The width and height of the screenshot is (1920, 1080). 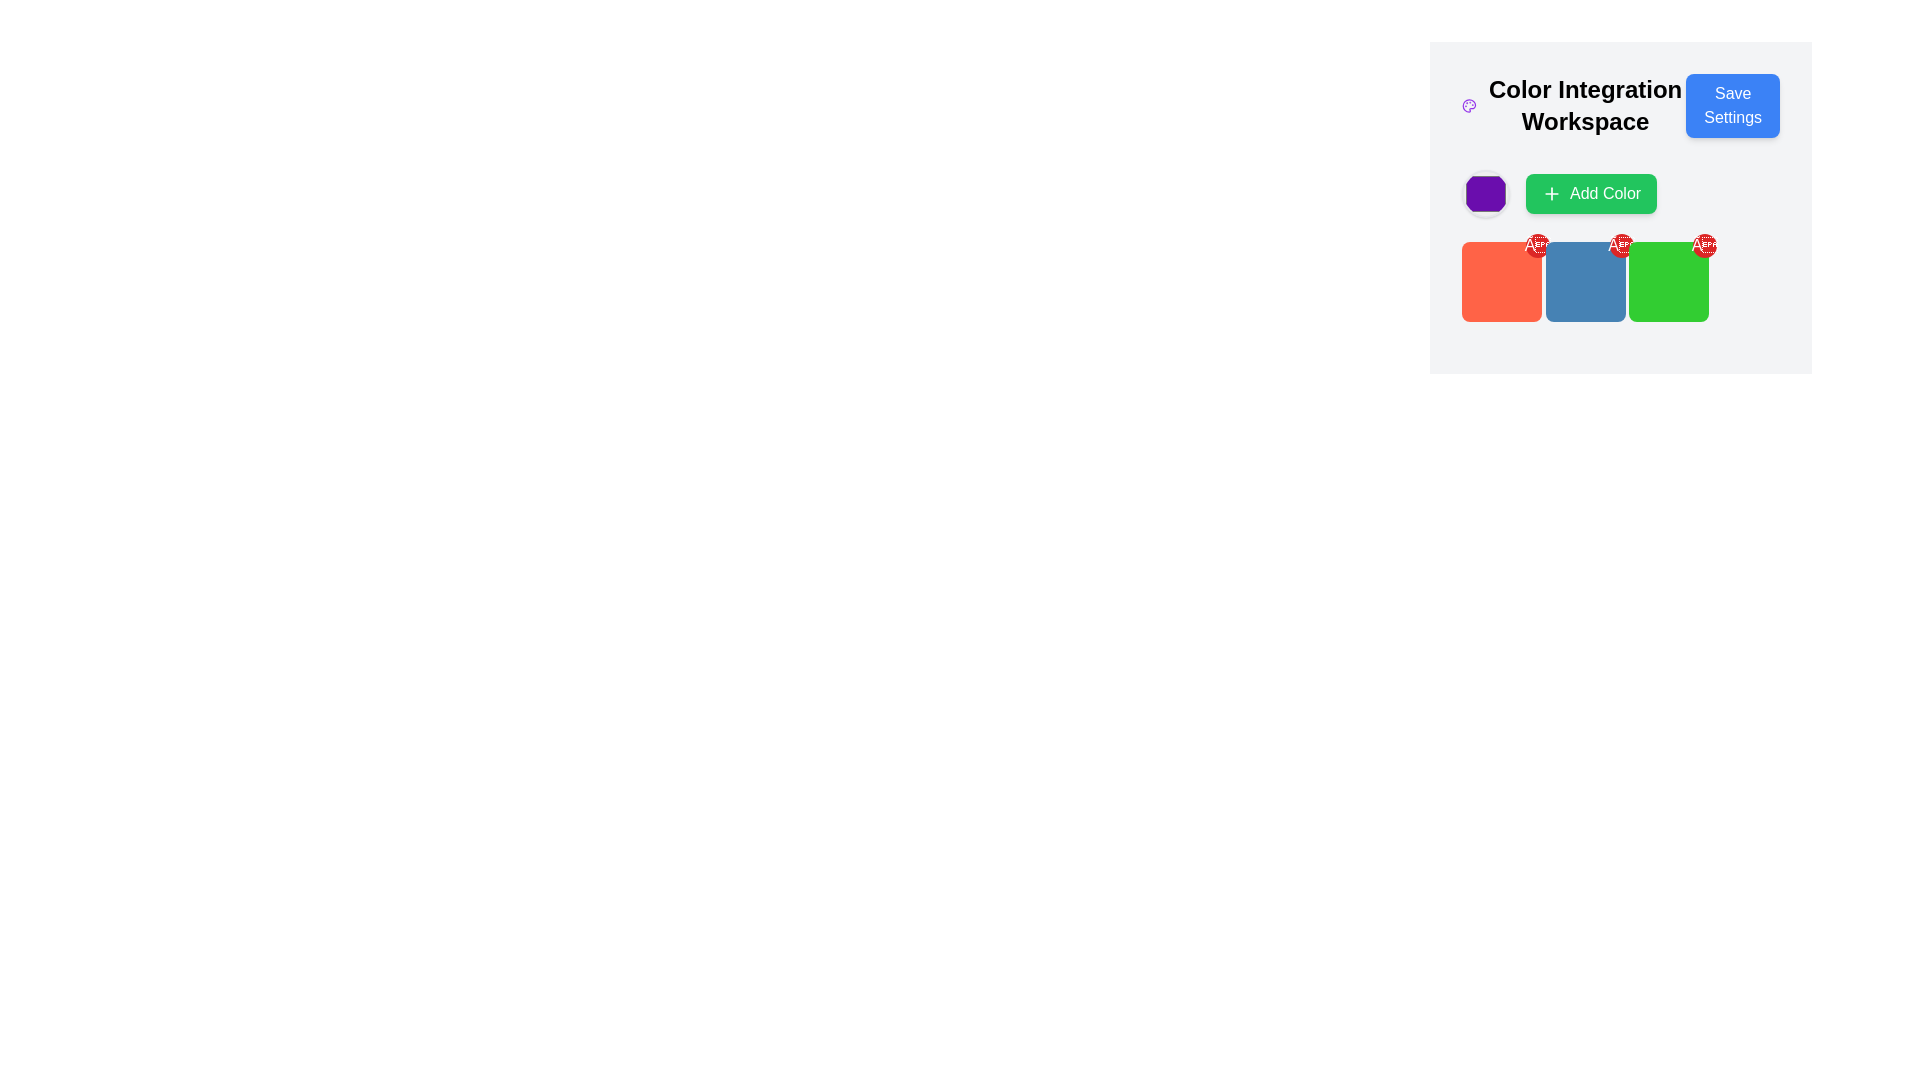 I want to click on the grid cell with a green background and a red circular badge displaying a white '×' symbol, so click(x=1669, y=281).